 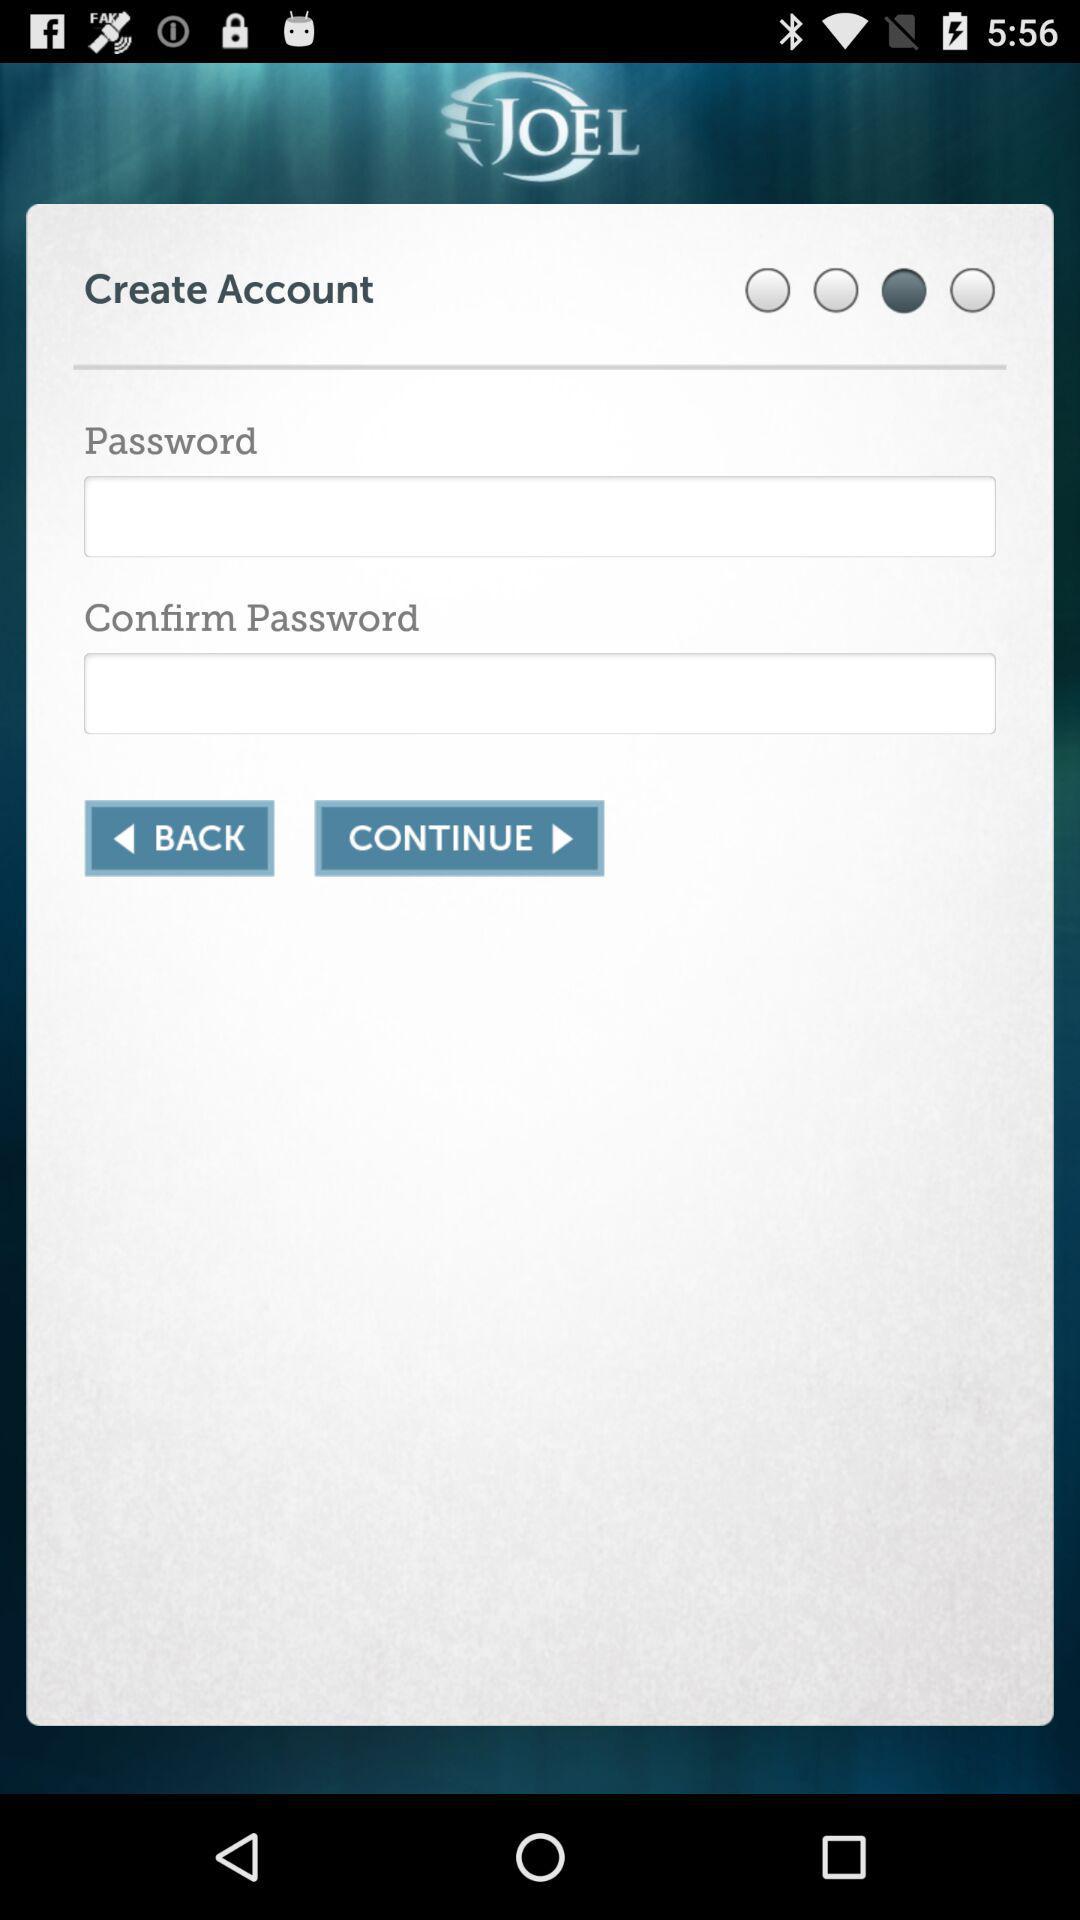 What do you see at coordinates (540, 693) in the screenshot?
I see `insert password` at bounding box center [540, 693].